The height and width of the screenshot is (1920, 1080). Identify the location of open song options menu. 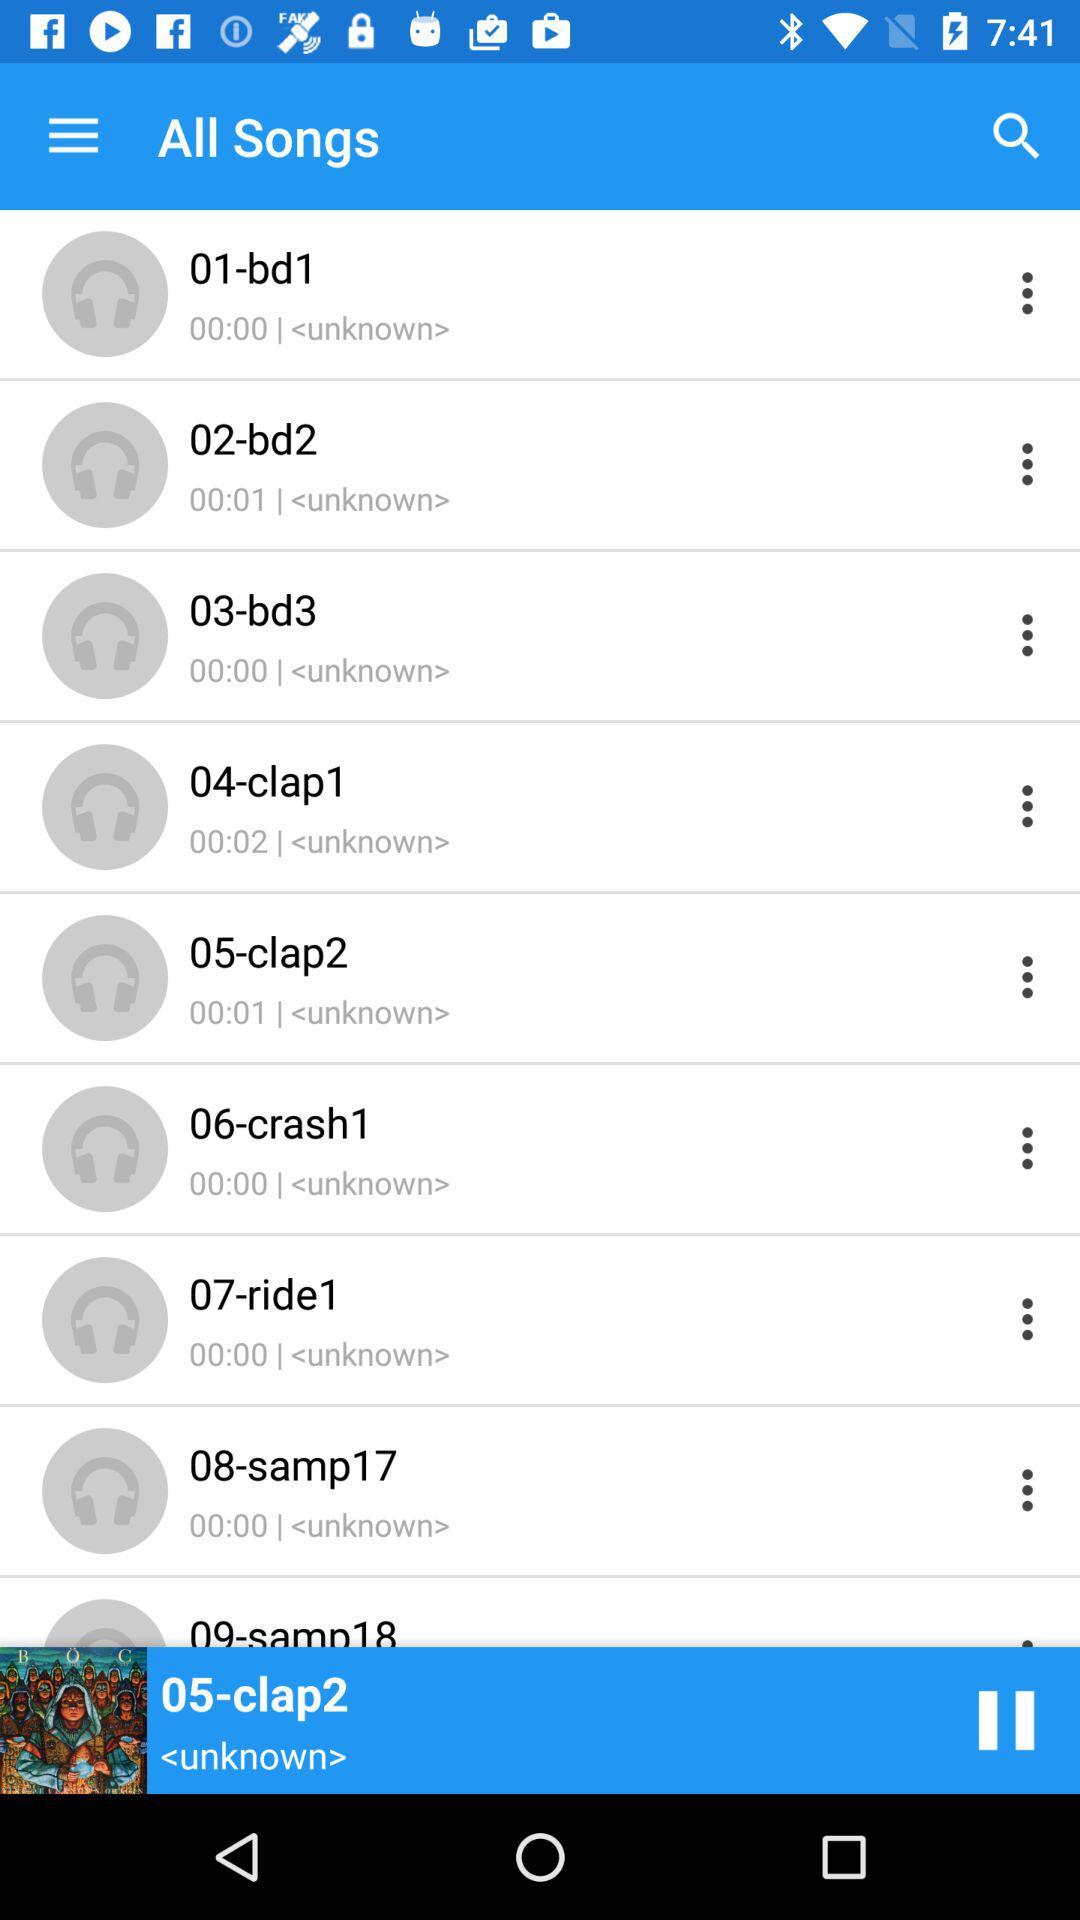
(1027, 634).